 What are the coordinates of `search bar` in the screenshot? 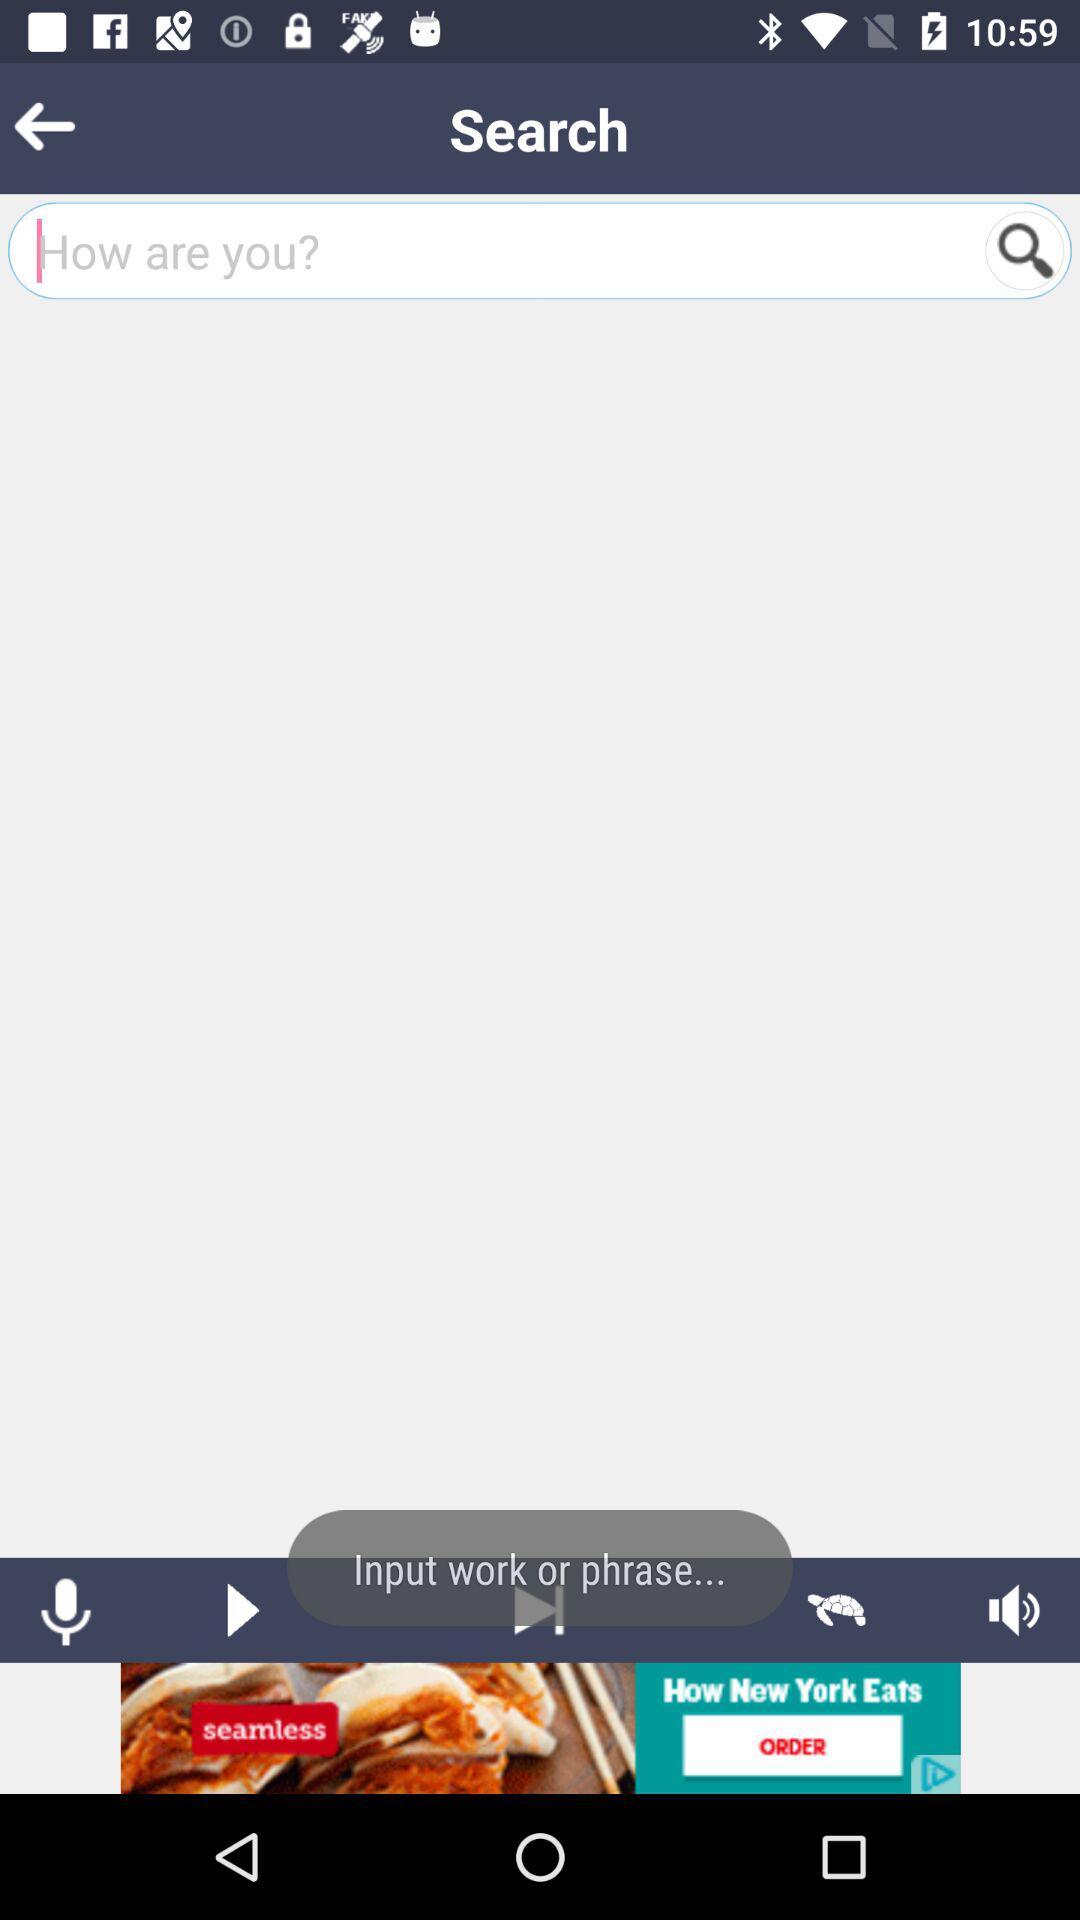 It's located at (496, 249).